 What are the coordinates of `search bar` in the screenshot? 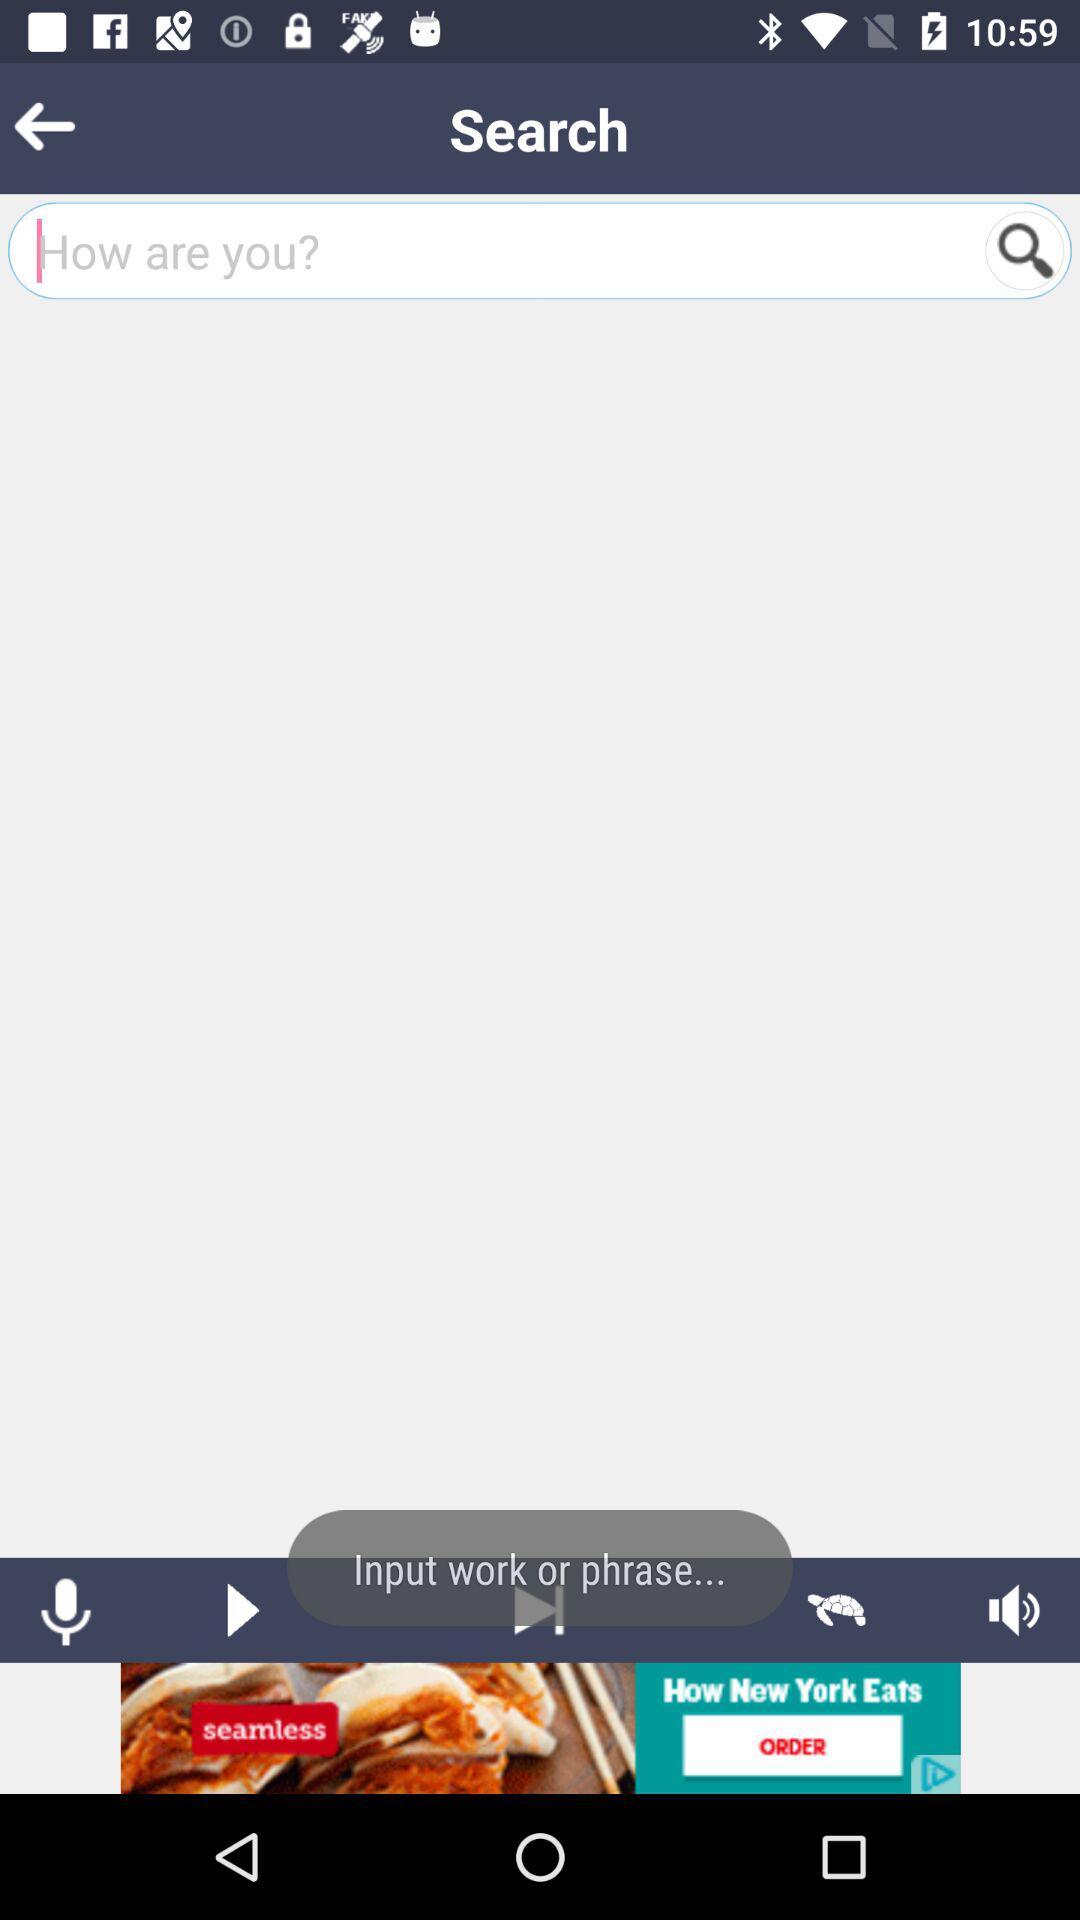 It's located at (496, 249).